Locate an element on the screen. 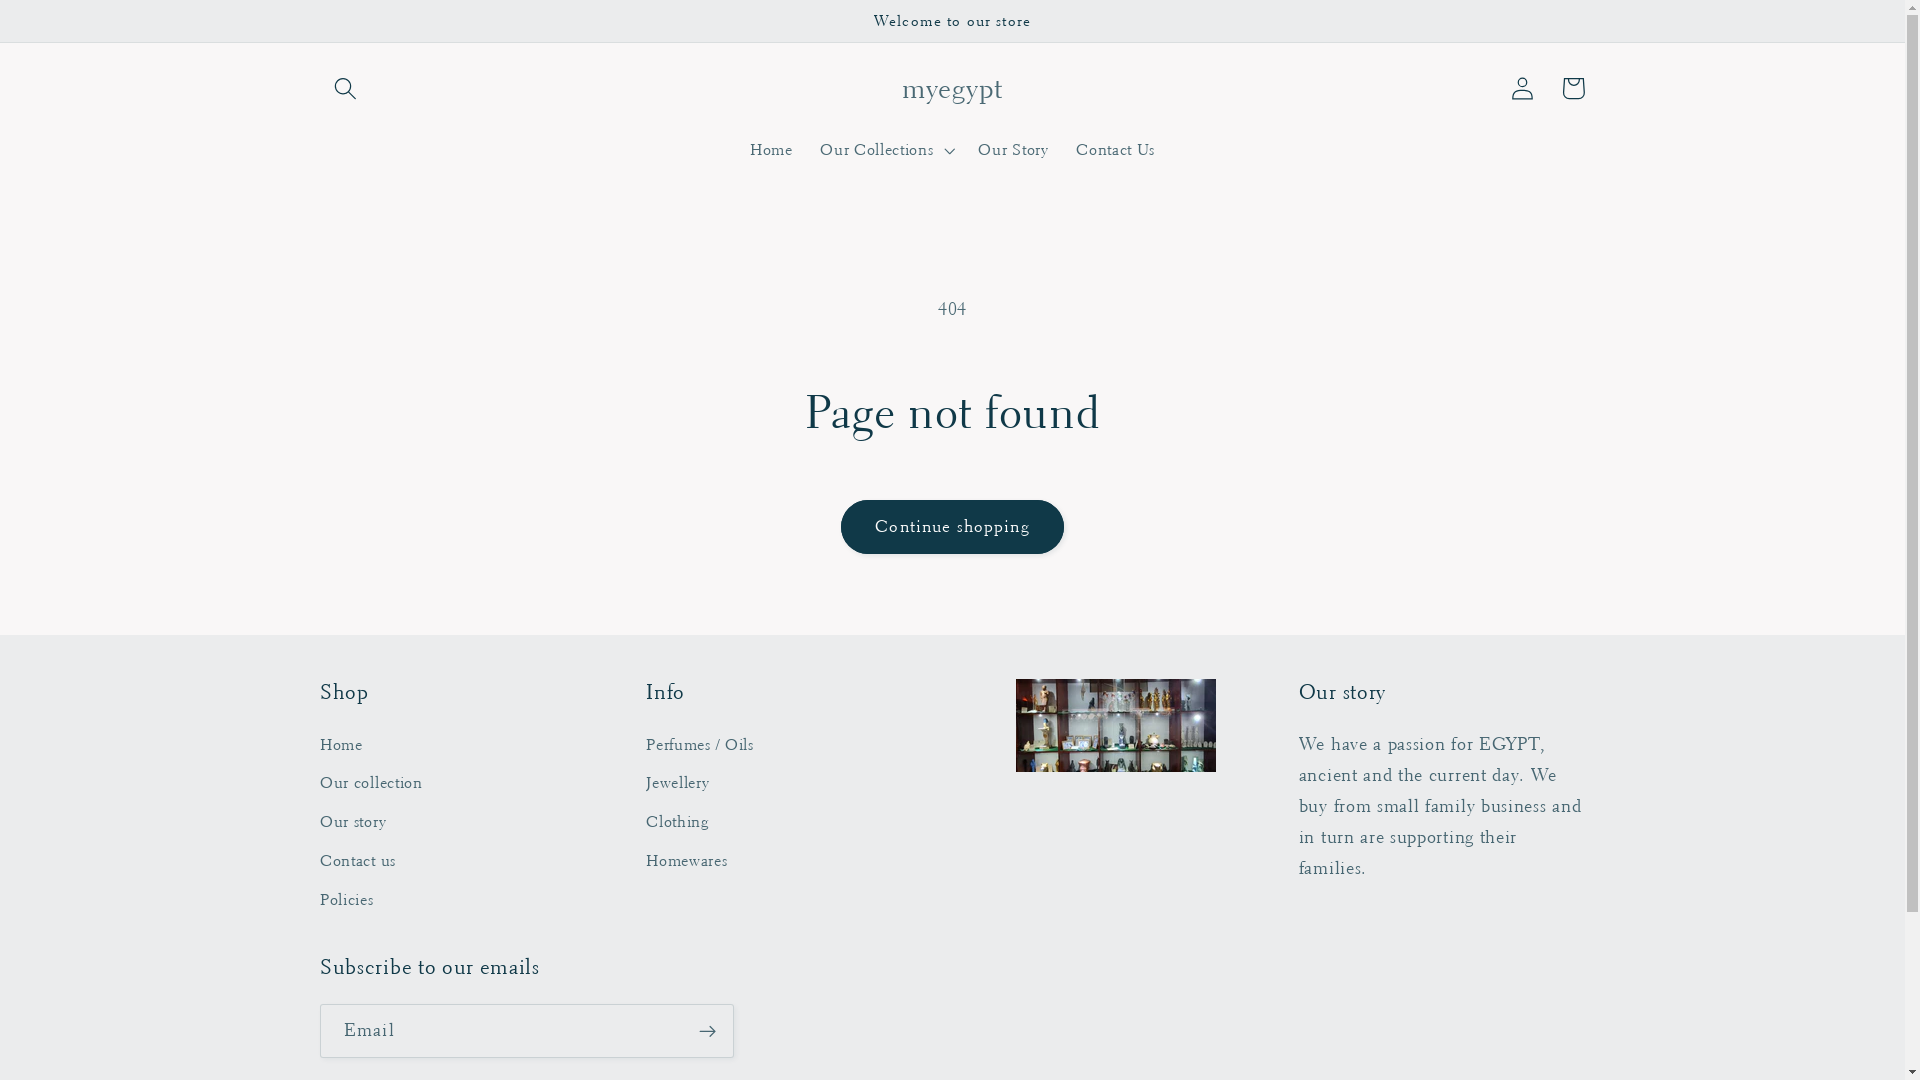 This screenshot has height=1080, width=1920. 'Log in' is located at coordinates (1497, 87).